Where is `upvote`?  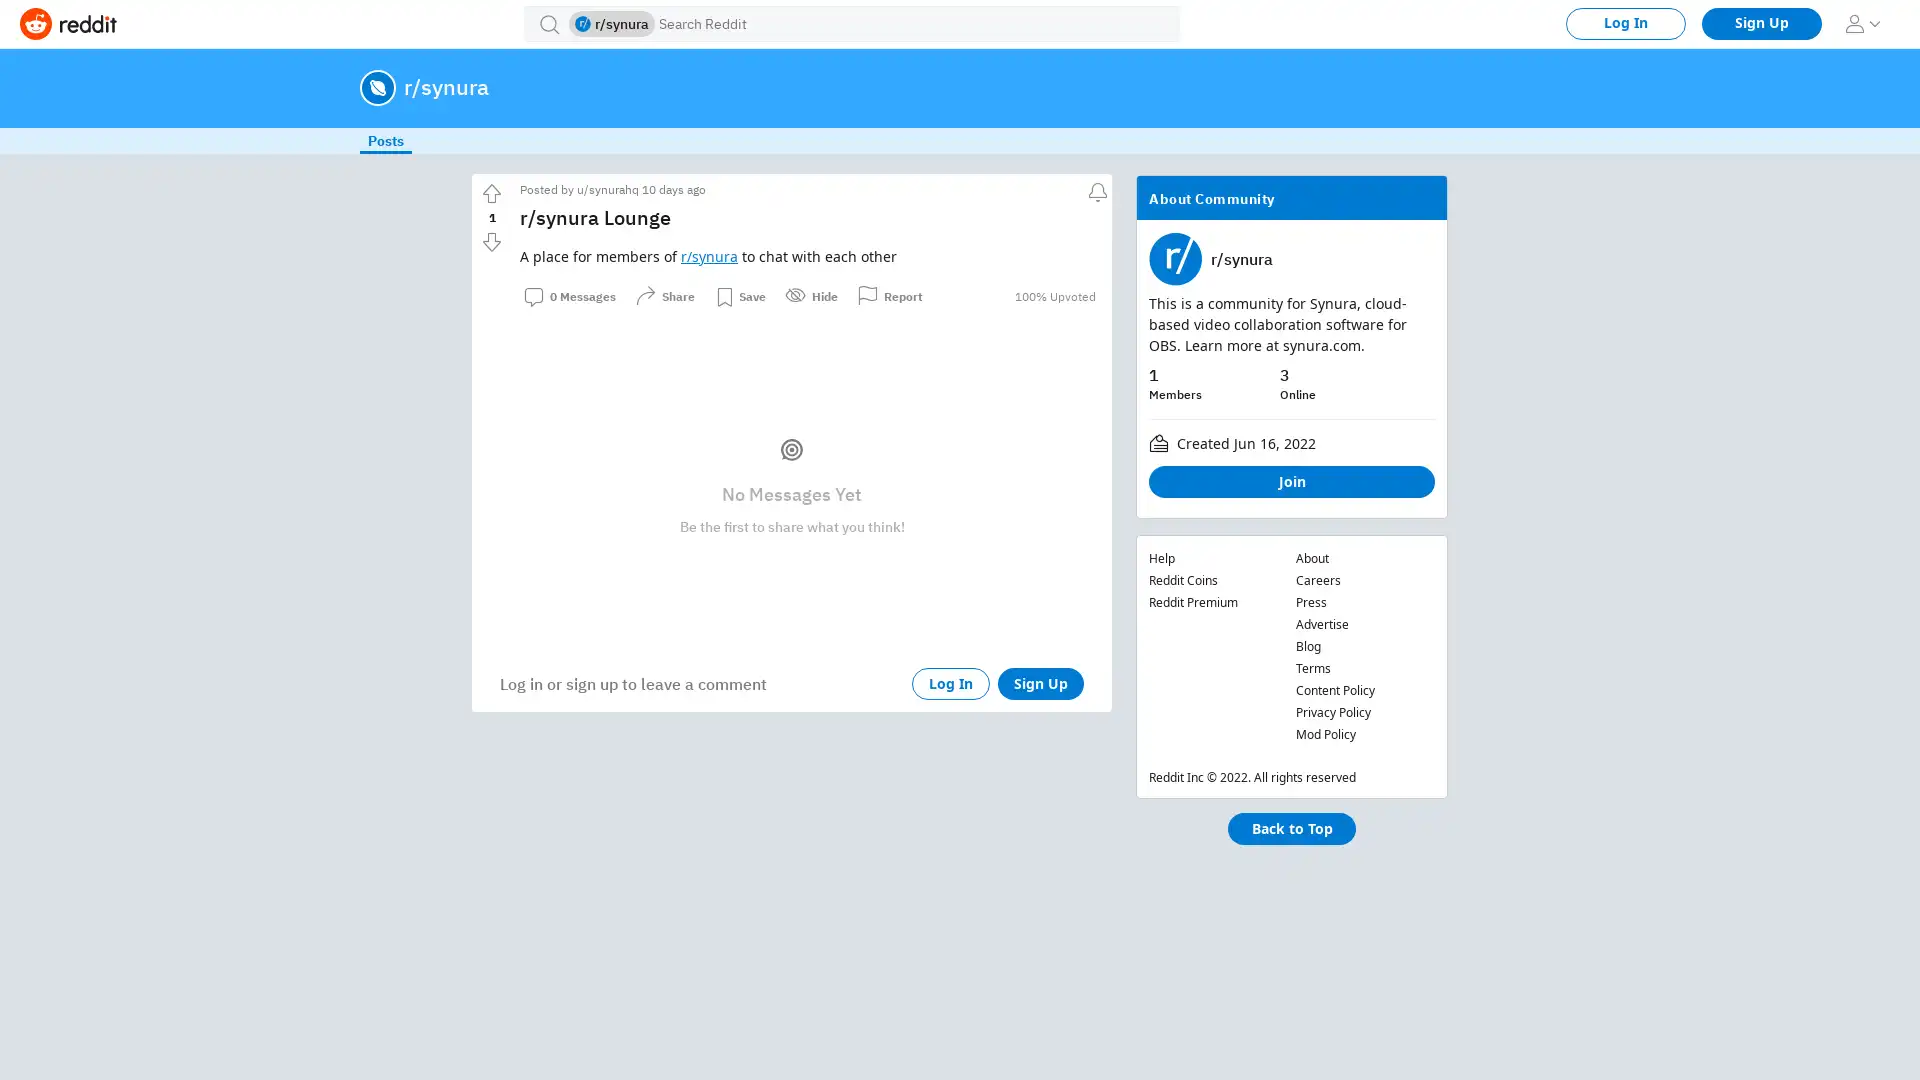 upvote is located at coordinates (491, 193).